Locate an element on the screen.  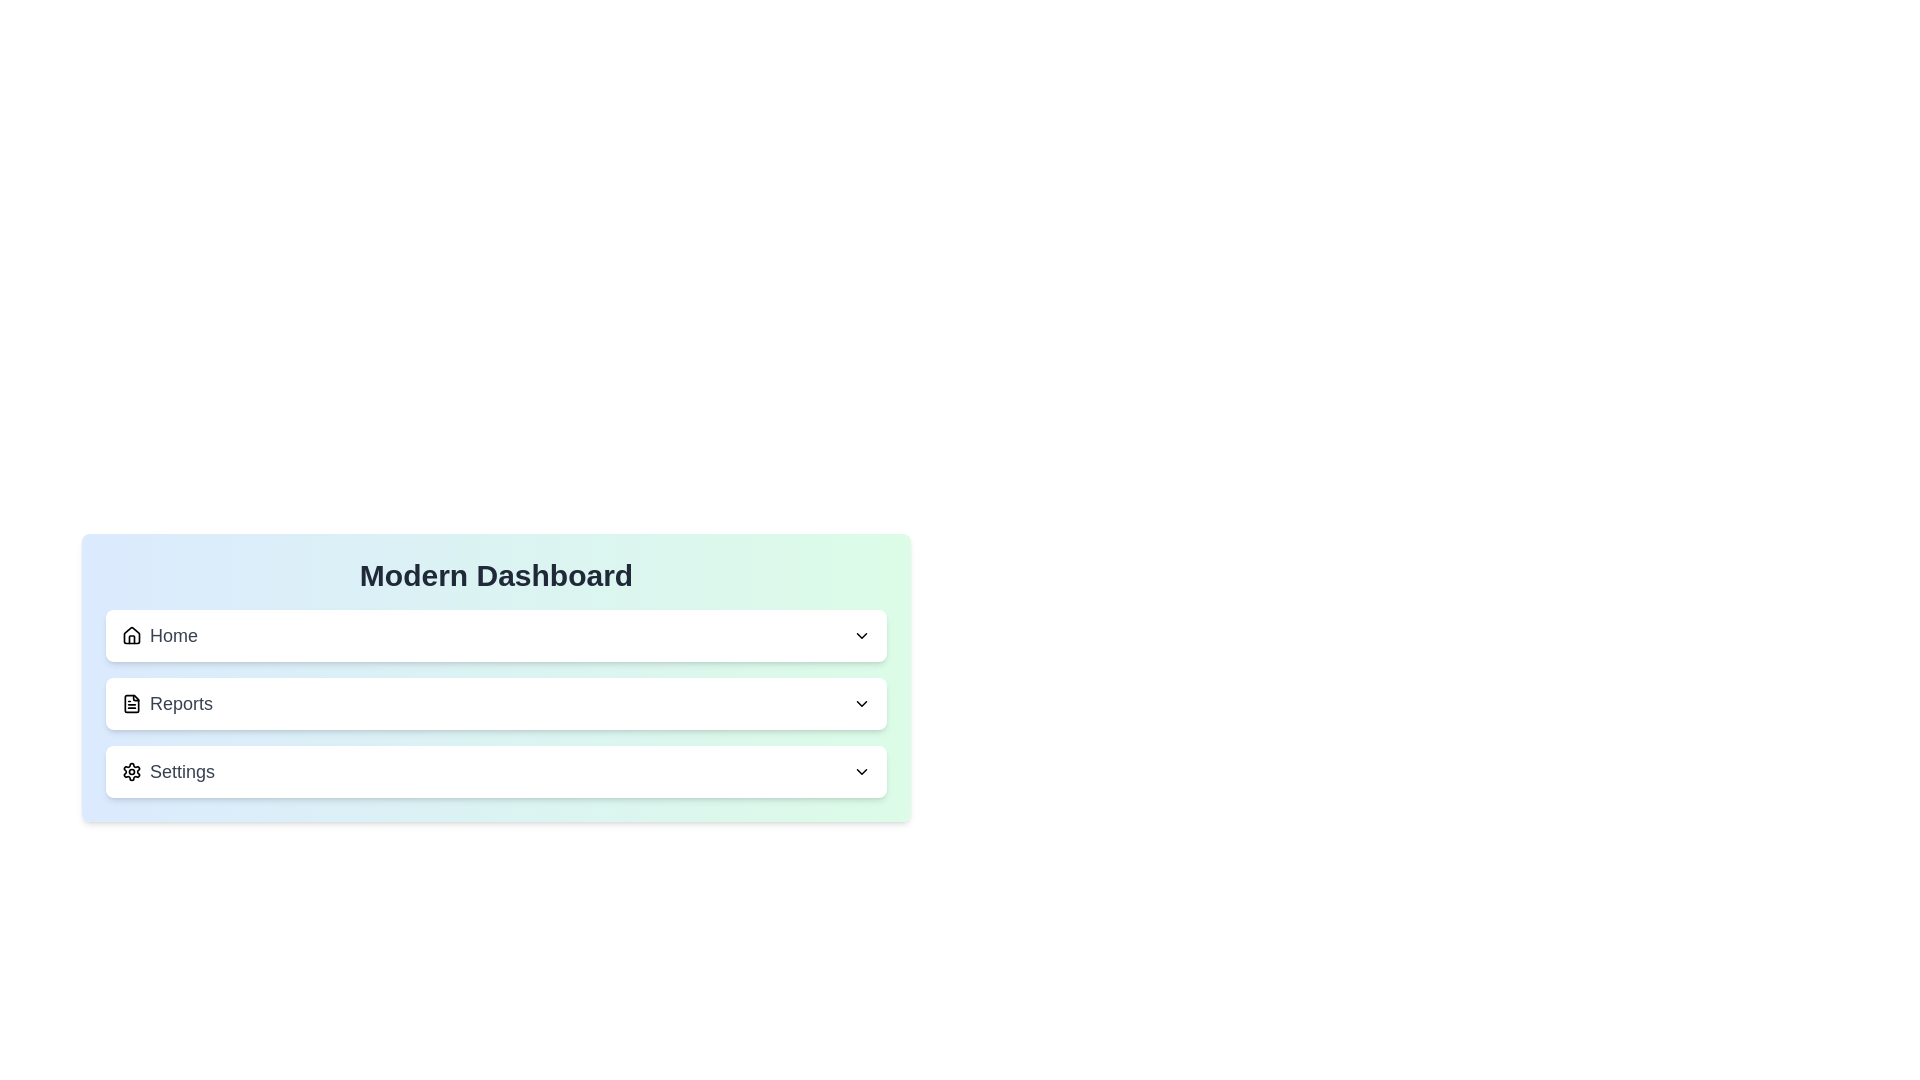
the navigational button with an icon and text that redirects users to the Home section or dashboard of the application is located at coordinates (158, 636).